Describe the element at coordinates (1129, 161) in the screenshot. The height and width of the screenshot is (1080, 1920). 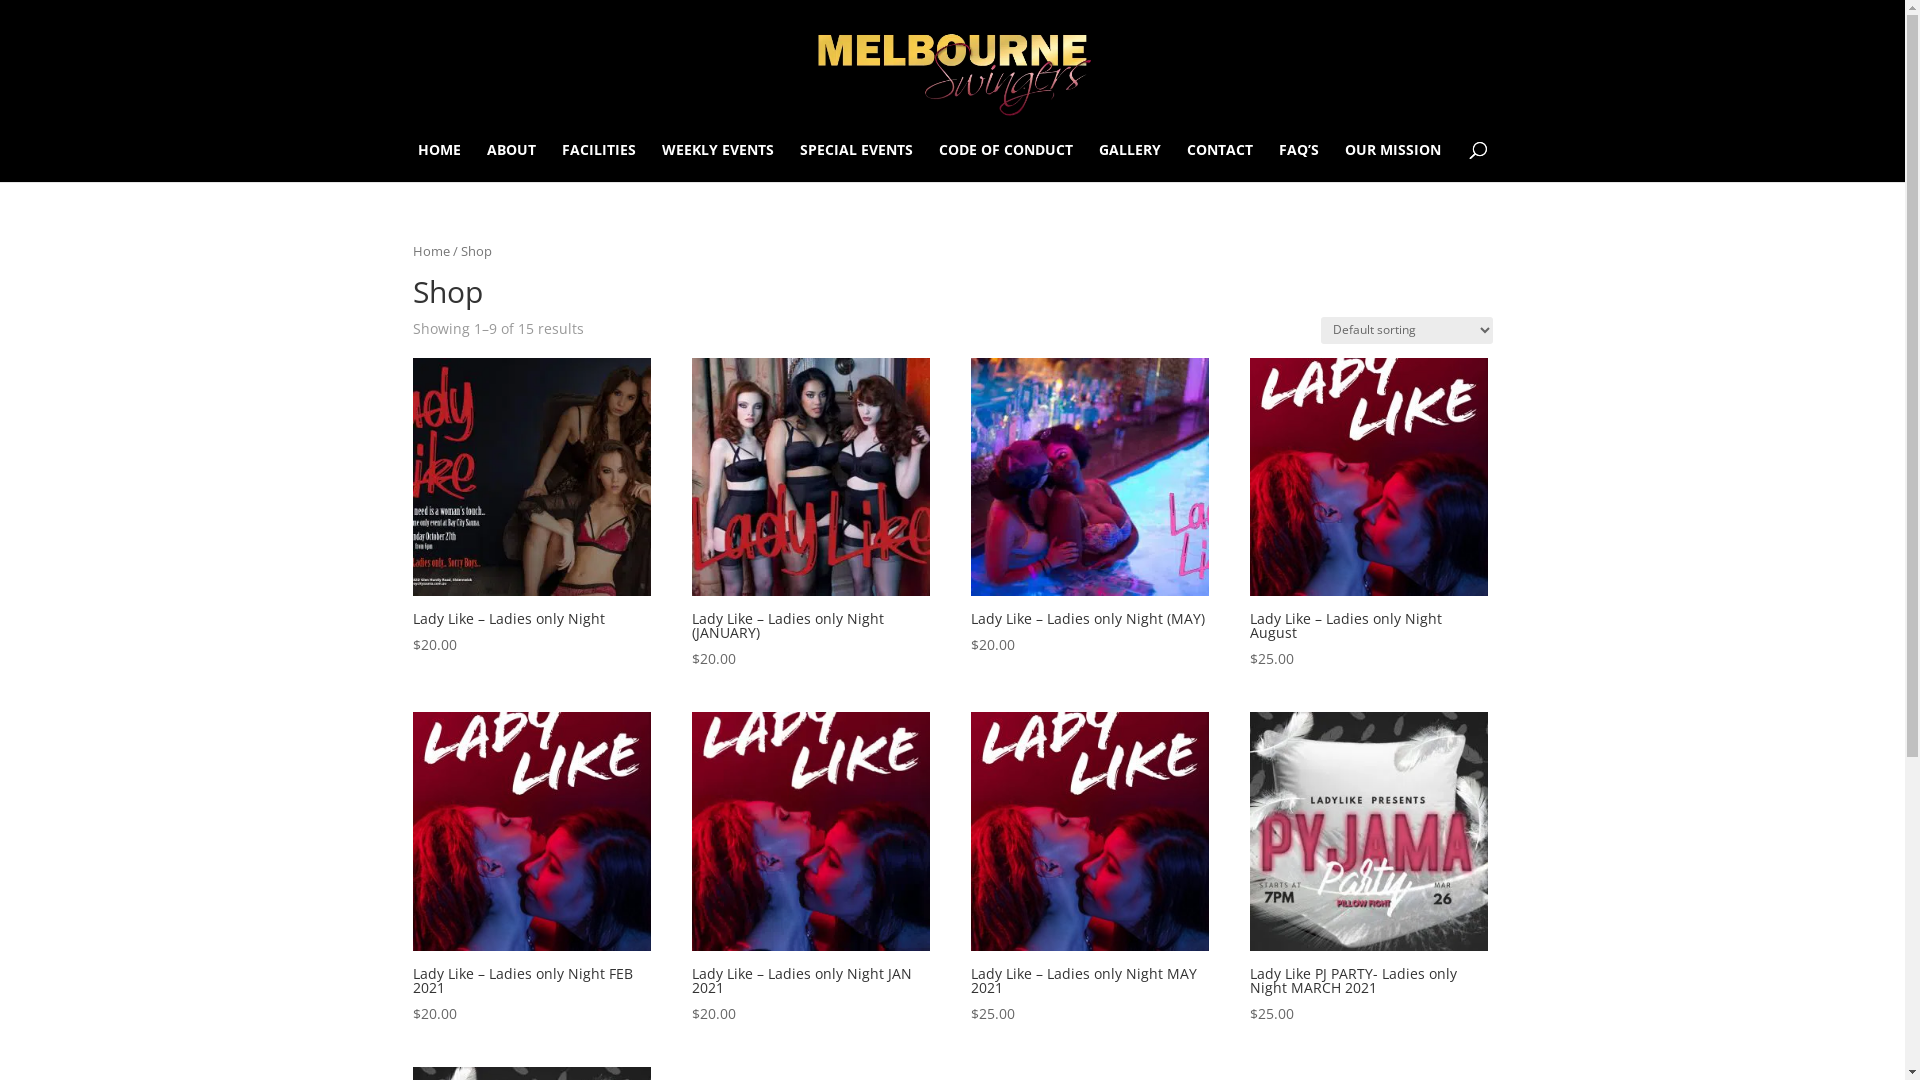
I see `'GALLERY'` at that location.